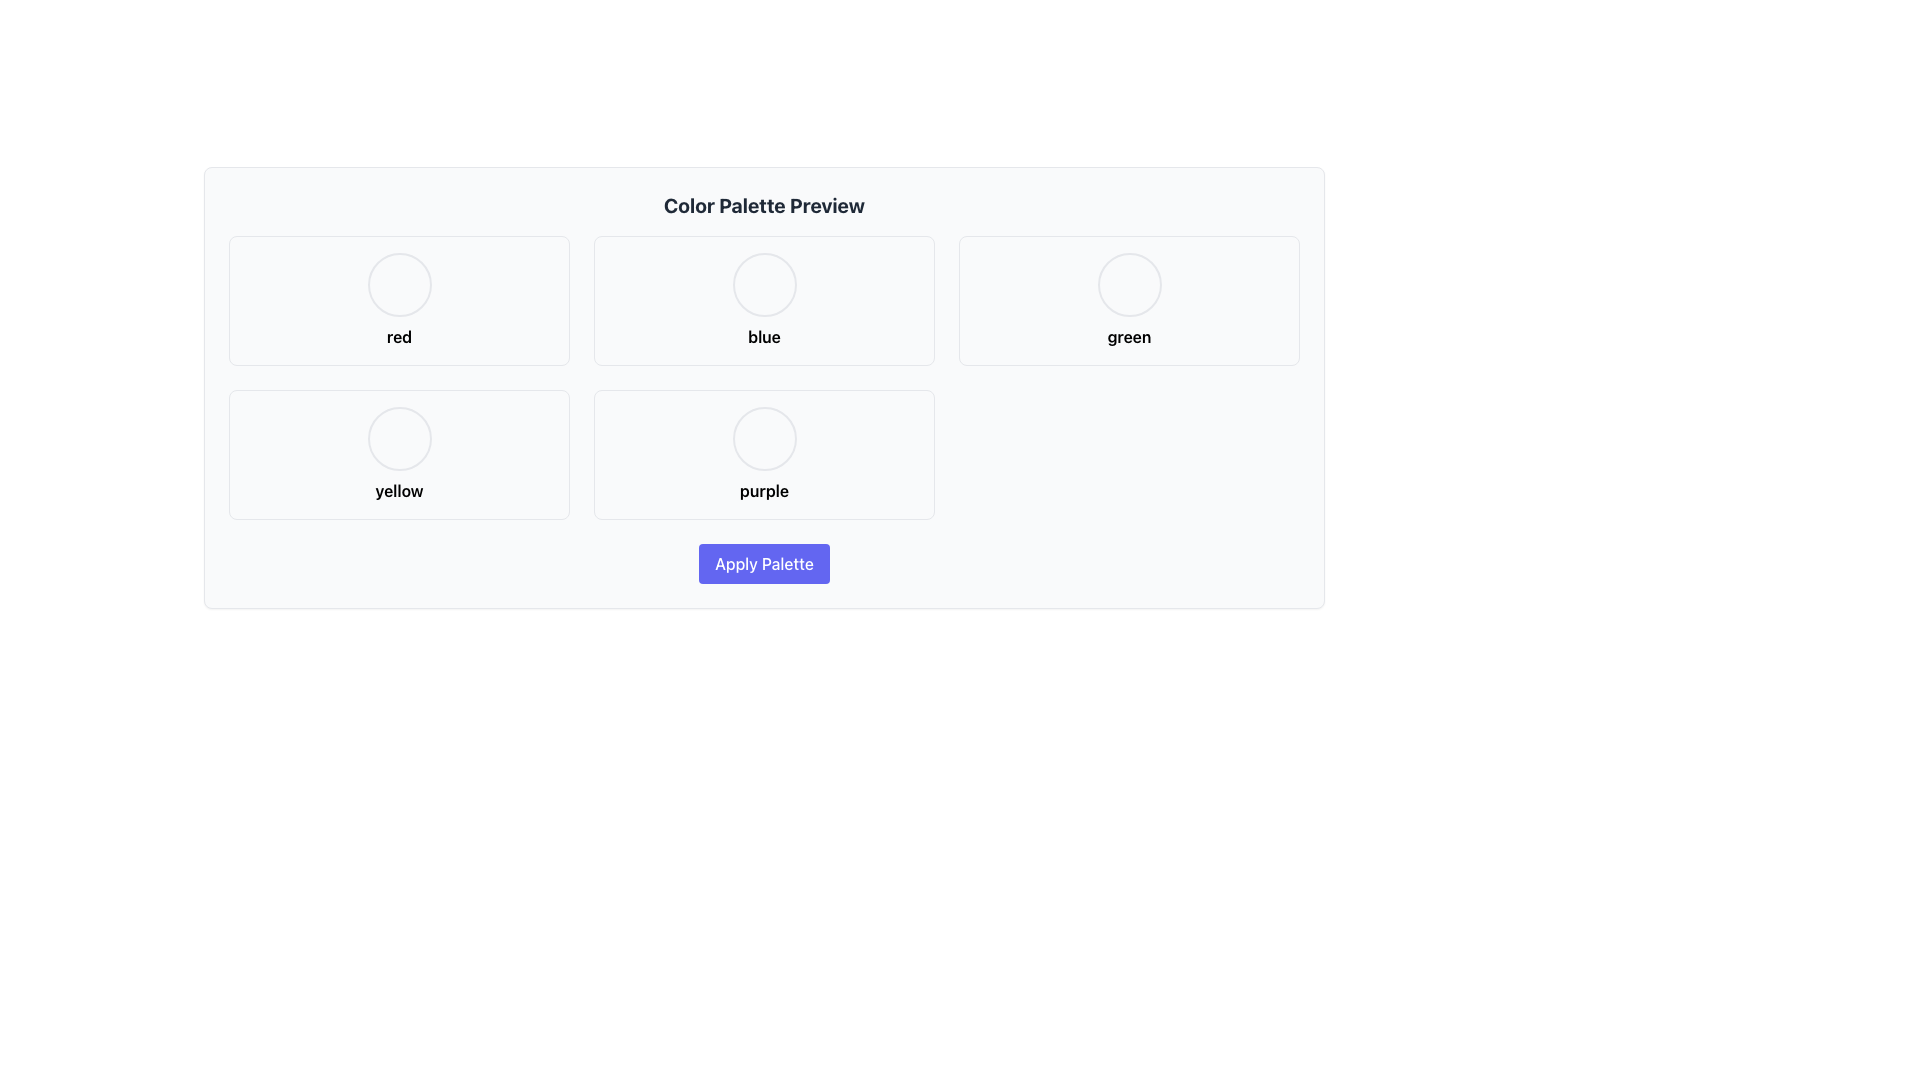 The height and width of the screenshot is (1080, 1920). Describe the element at coordinates (399, 300) in the screenshot. I see `the first card` at that location.